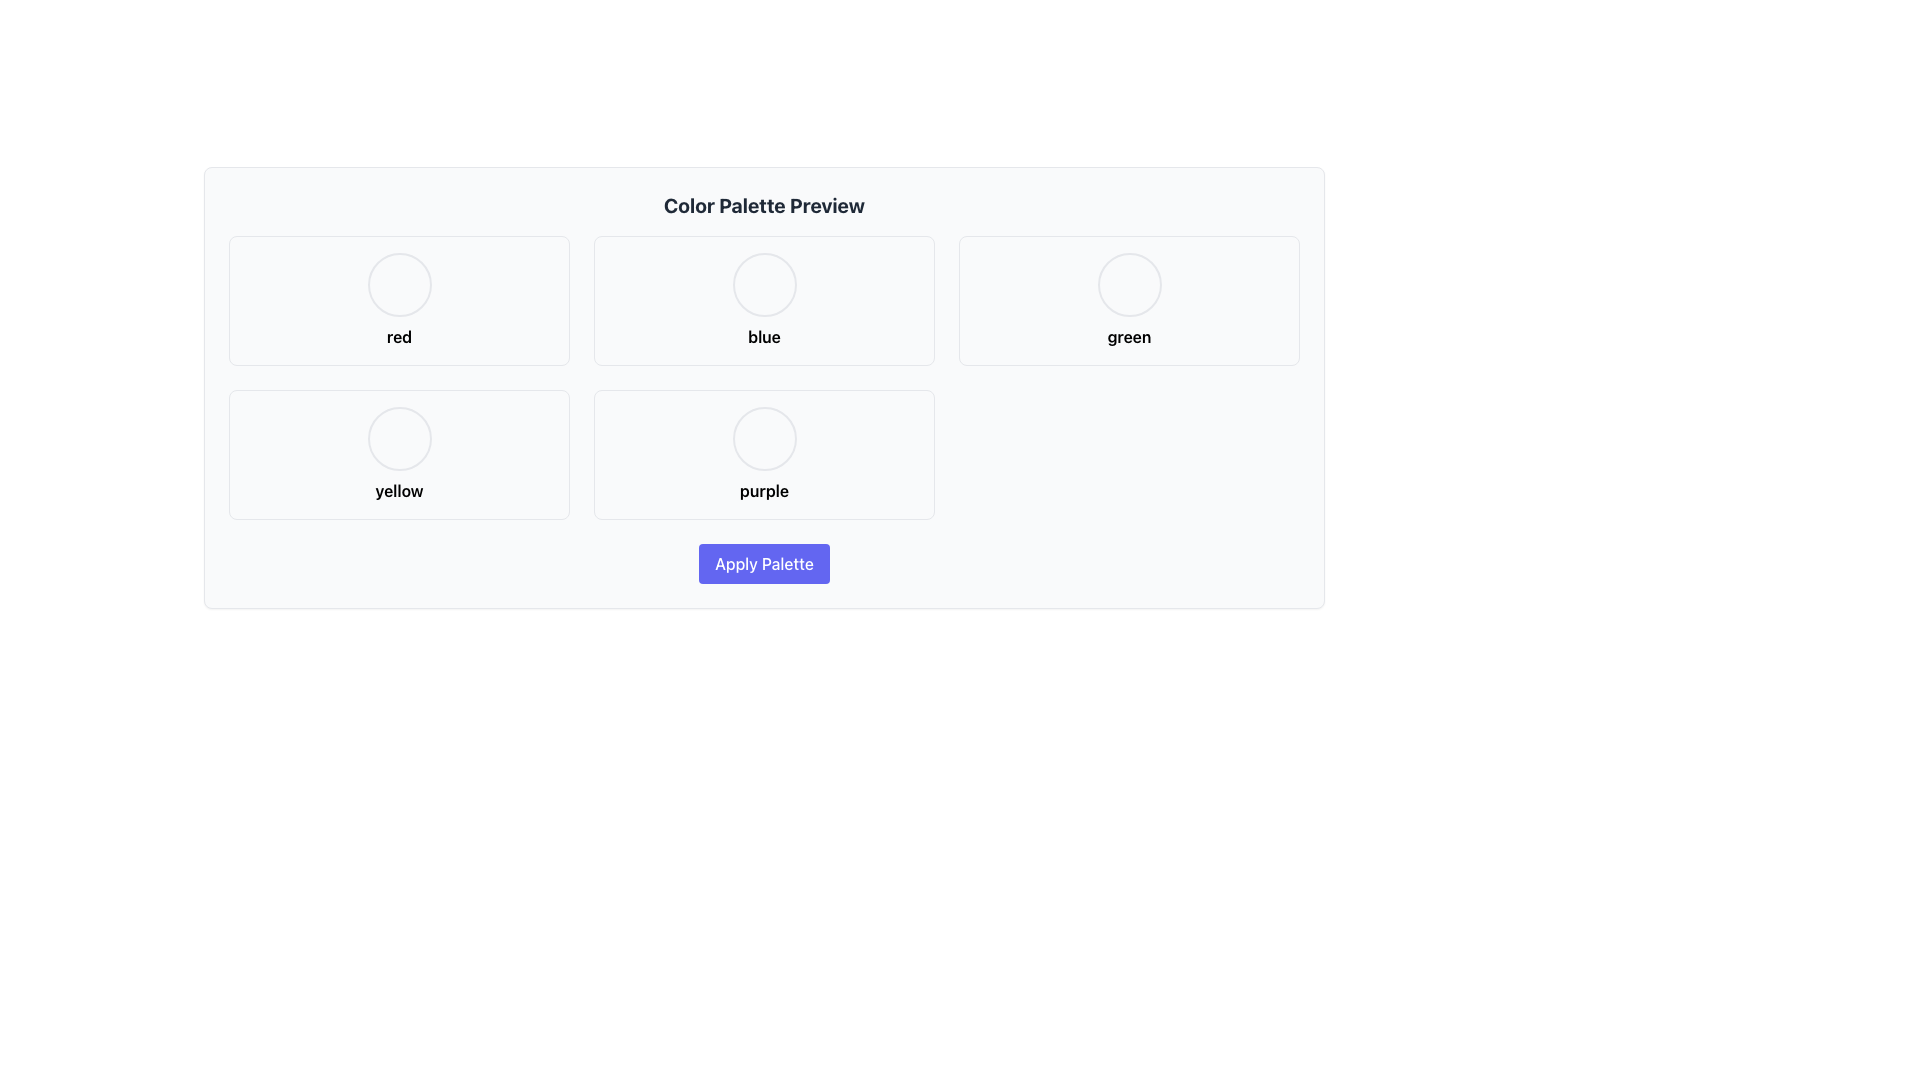 The height and width of the screenshot is (1080, 1920). Describe the element at coordinates (399, 300) in the screenshot. I see `the first card` at that location.